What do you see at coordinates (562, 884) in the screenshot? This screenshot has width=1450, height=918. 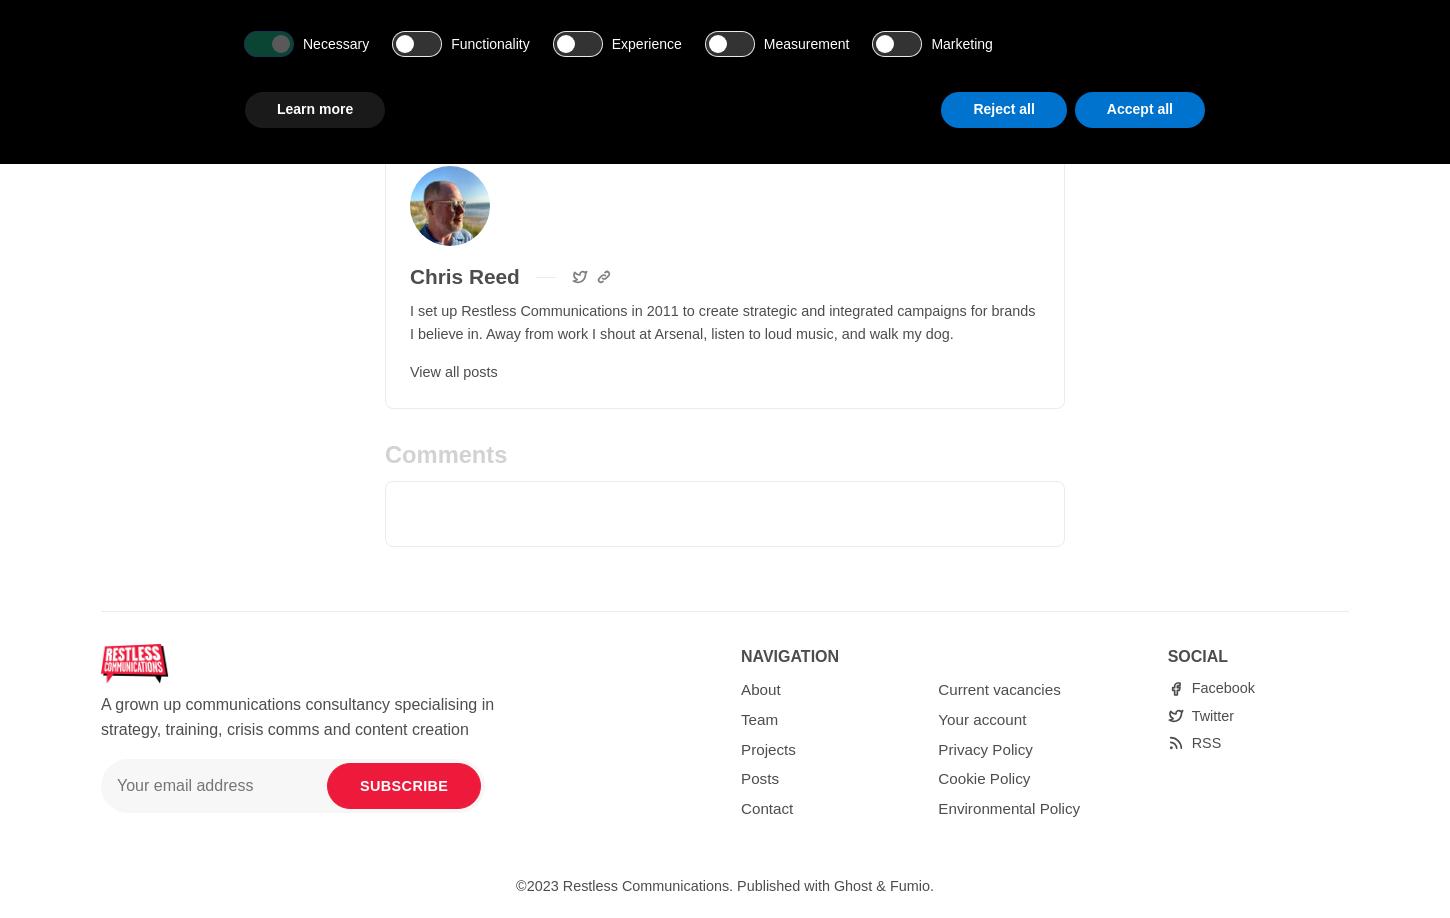 I see `'Restless Communications'` at bounding box center [562, 884].